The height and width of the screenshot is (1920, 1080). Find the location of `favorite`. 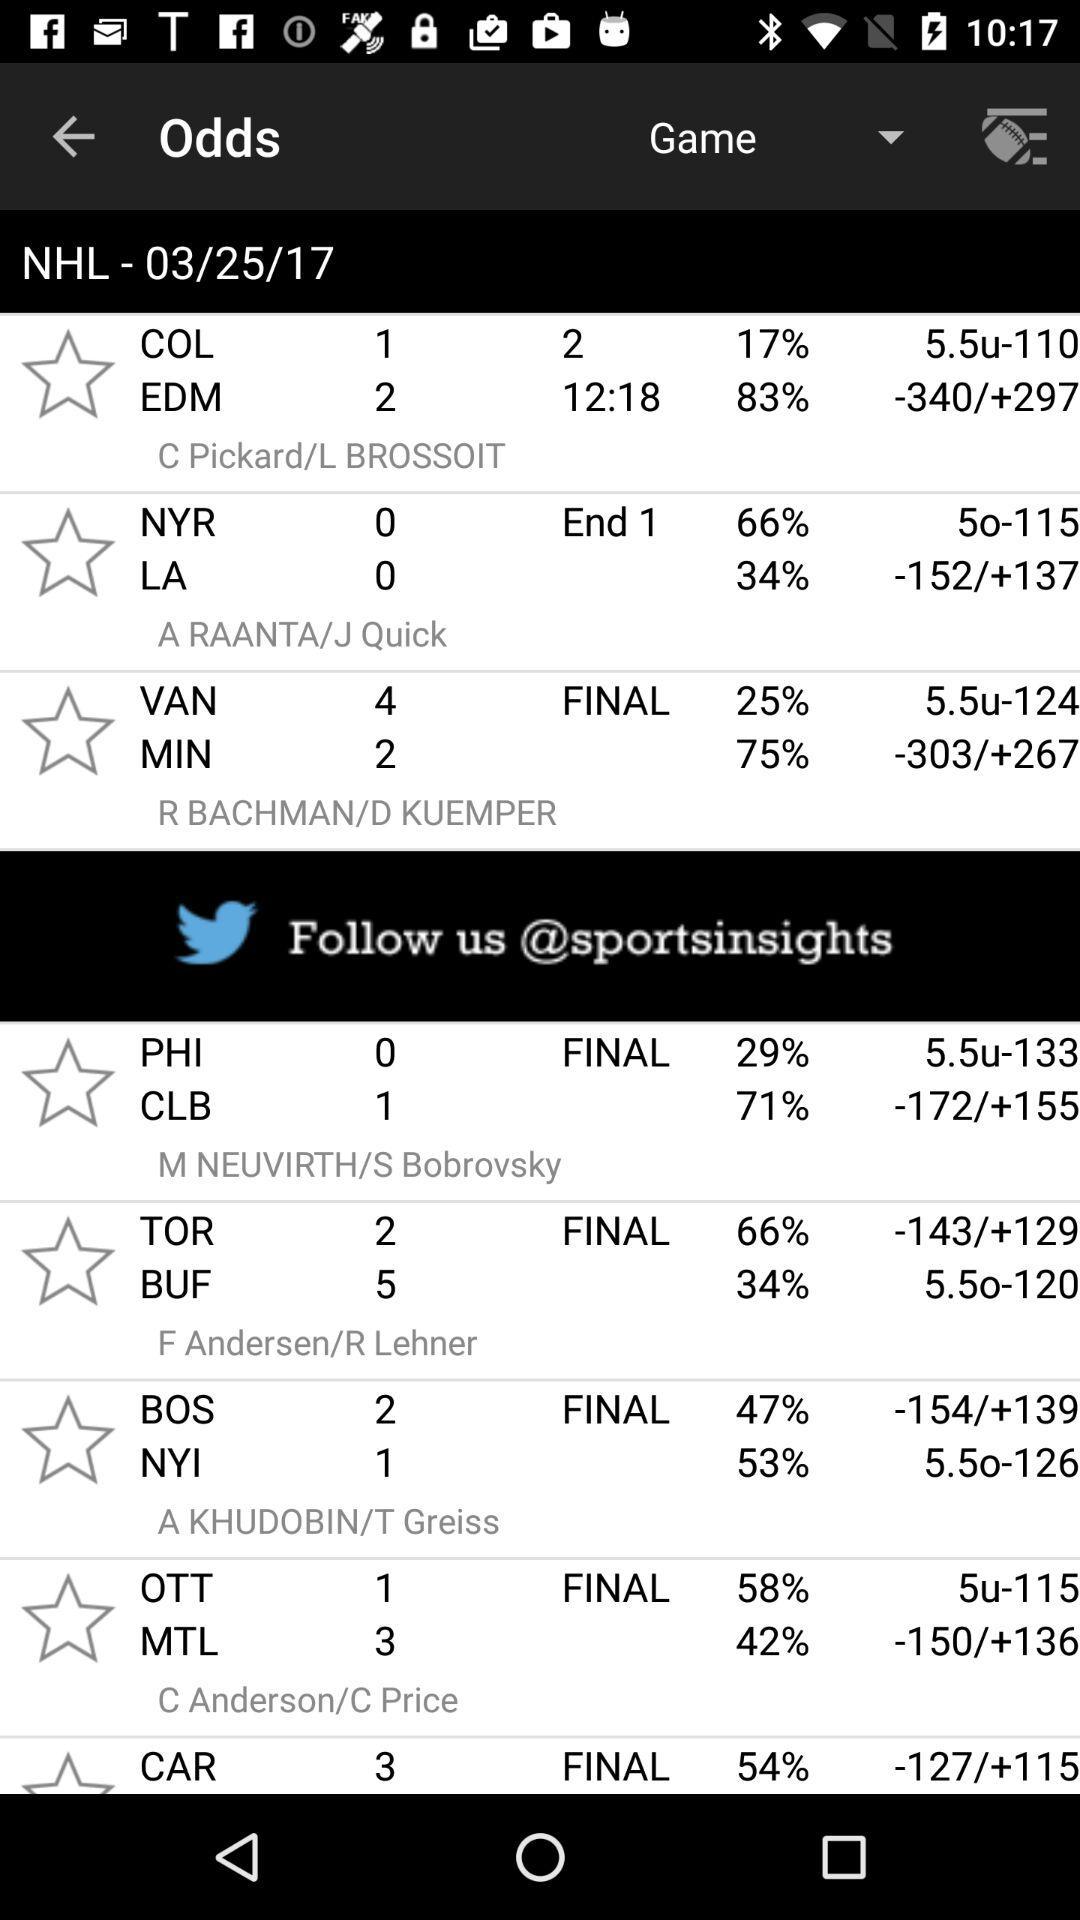

favorite is located at coordinates (67, 1766).